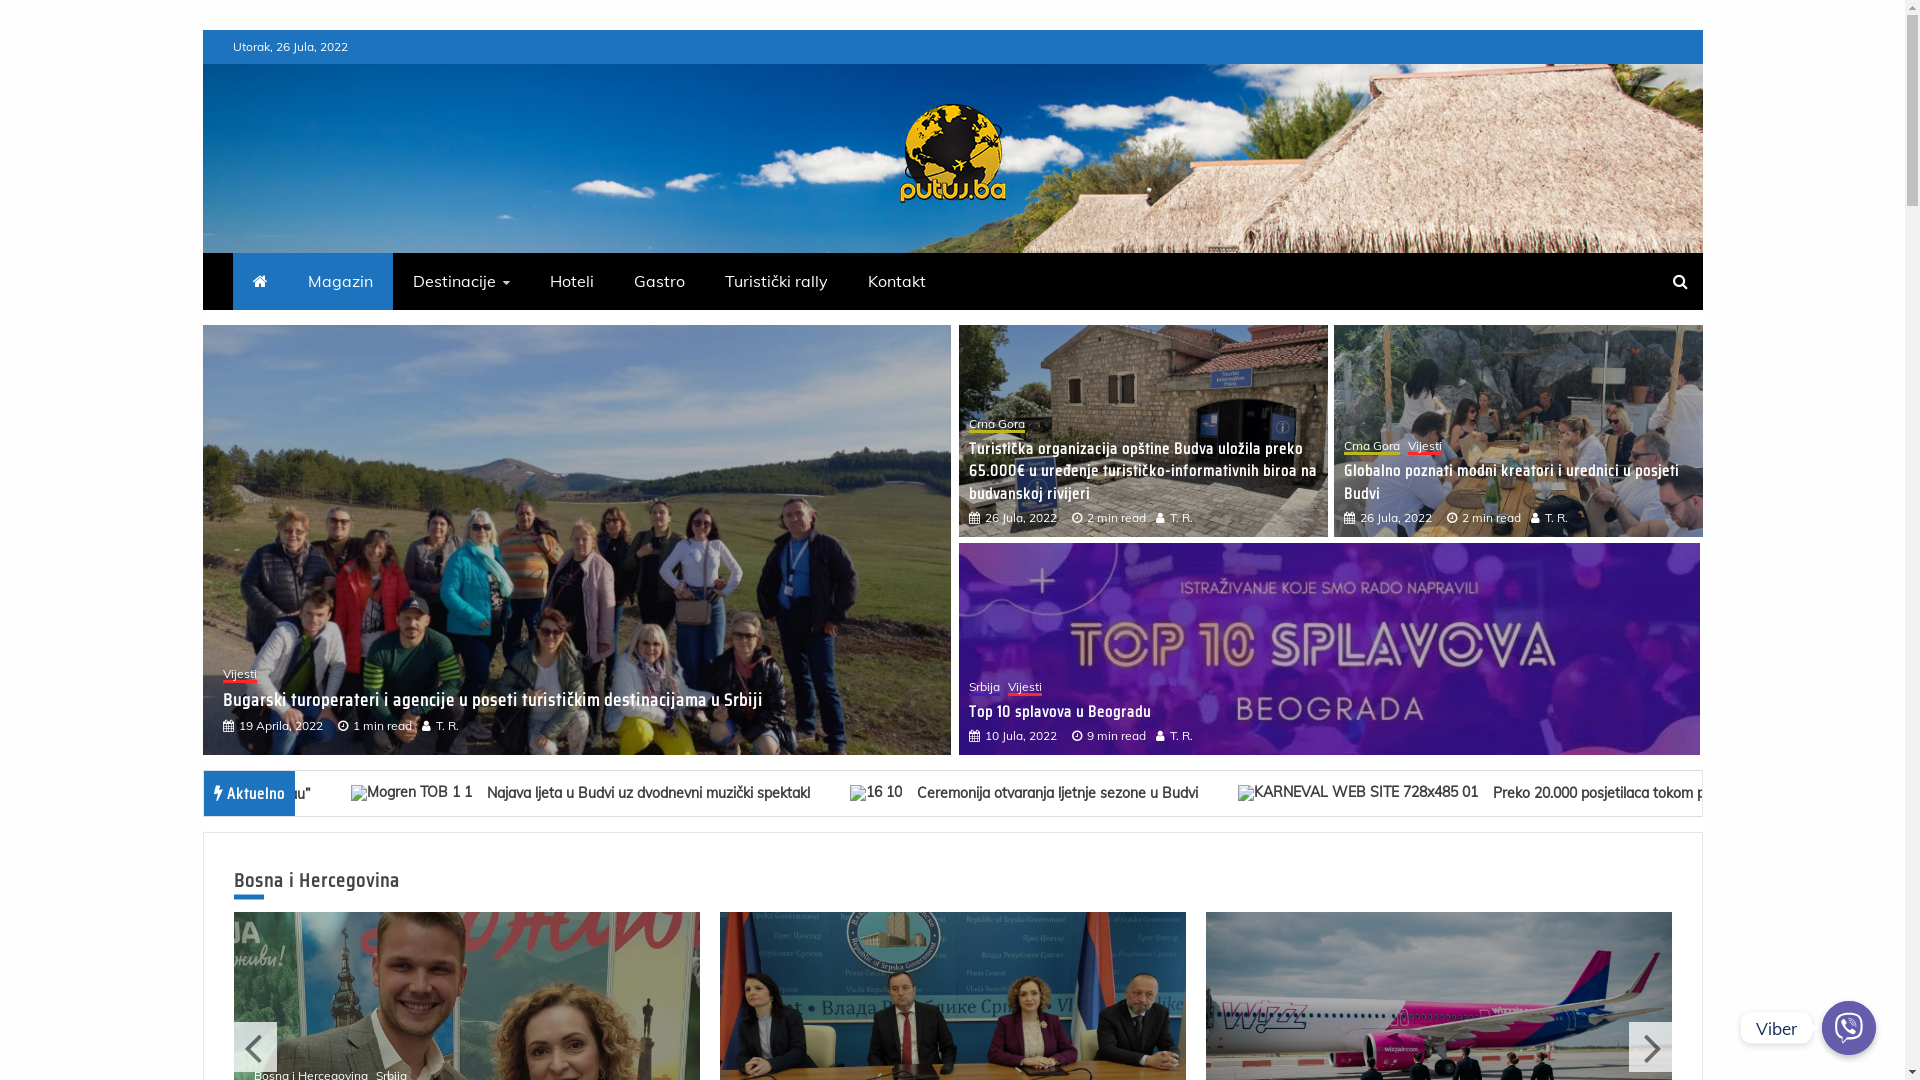  Describe the element at coordinates (1019, 735) in the screenshot. I see `'10 Jula, 2022'` at that location.